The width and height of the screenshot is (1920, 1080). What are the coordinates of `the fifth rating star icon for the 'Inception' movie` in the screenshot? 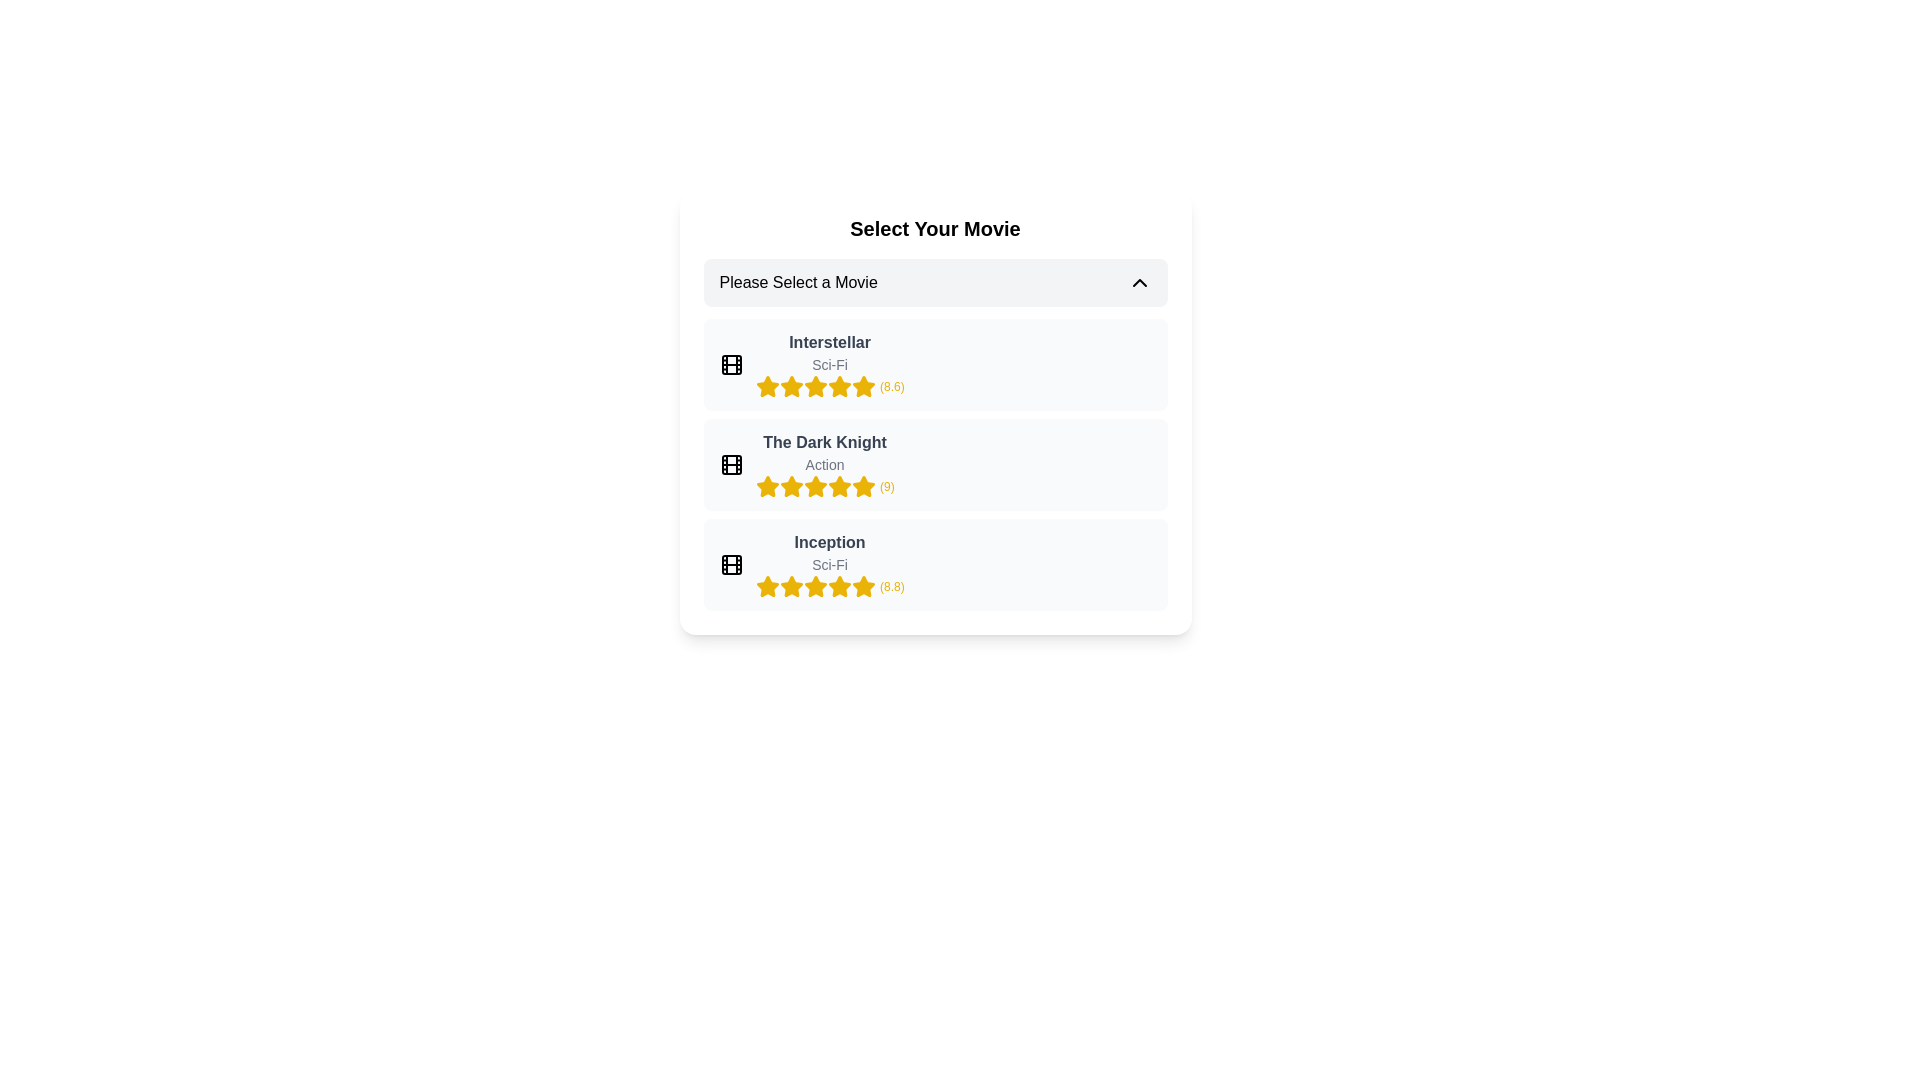 It's located at (815, 585).